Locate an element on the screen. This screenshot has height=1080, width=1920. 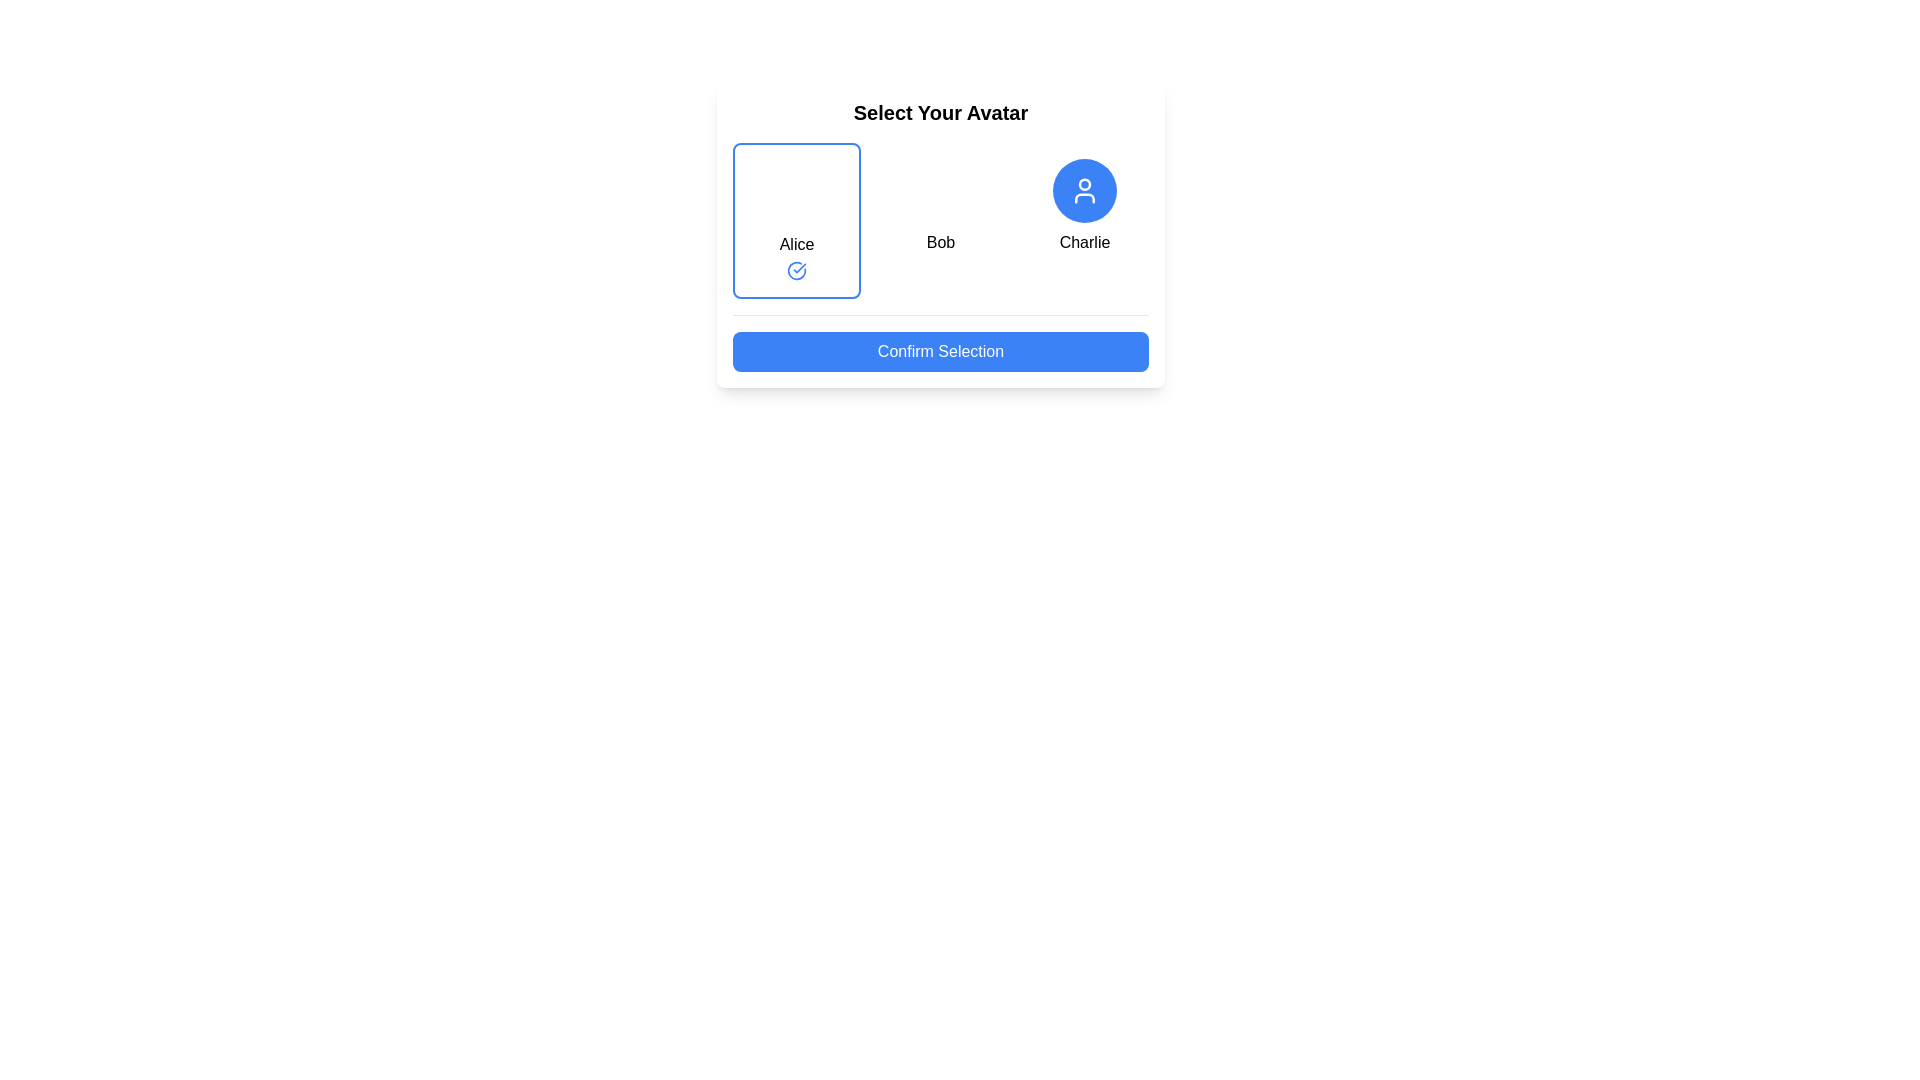
the selectable avatar option button associated with the label 'Charlie' is located at coordinates (1083, 191).